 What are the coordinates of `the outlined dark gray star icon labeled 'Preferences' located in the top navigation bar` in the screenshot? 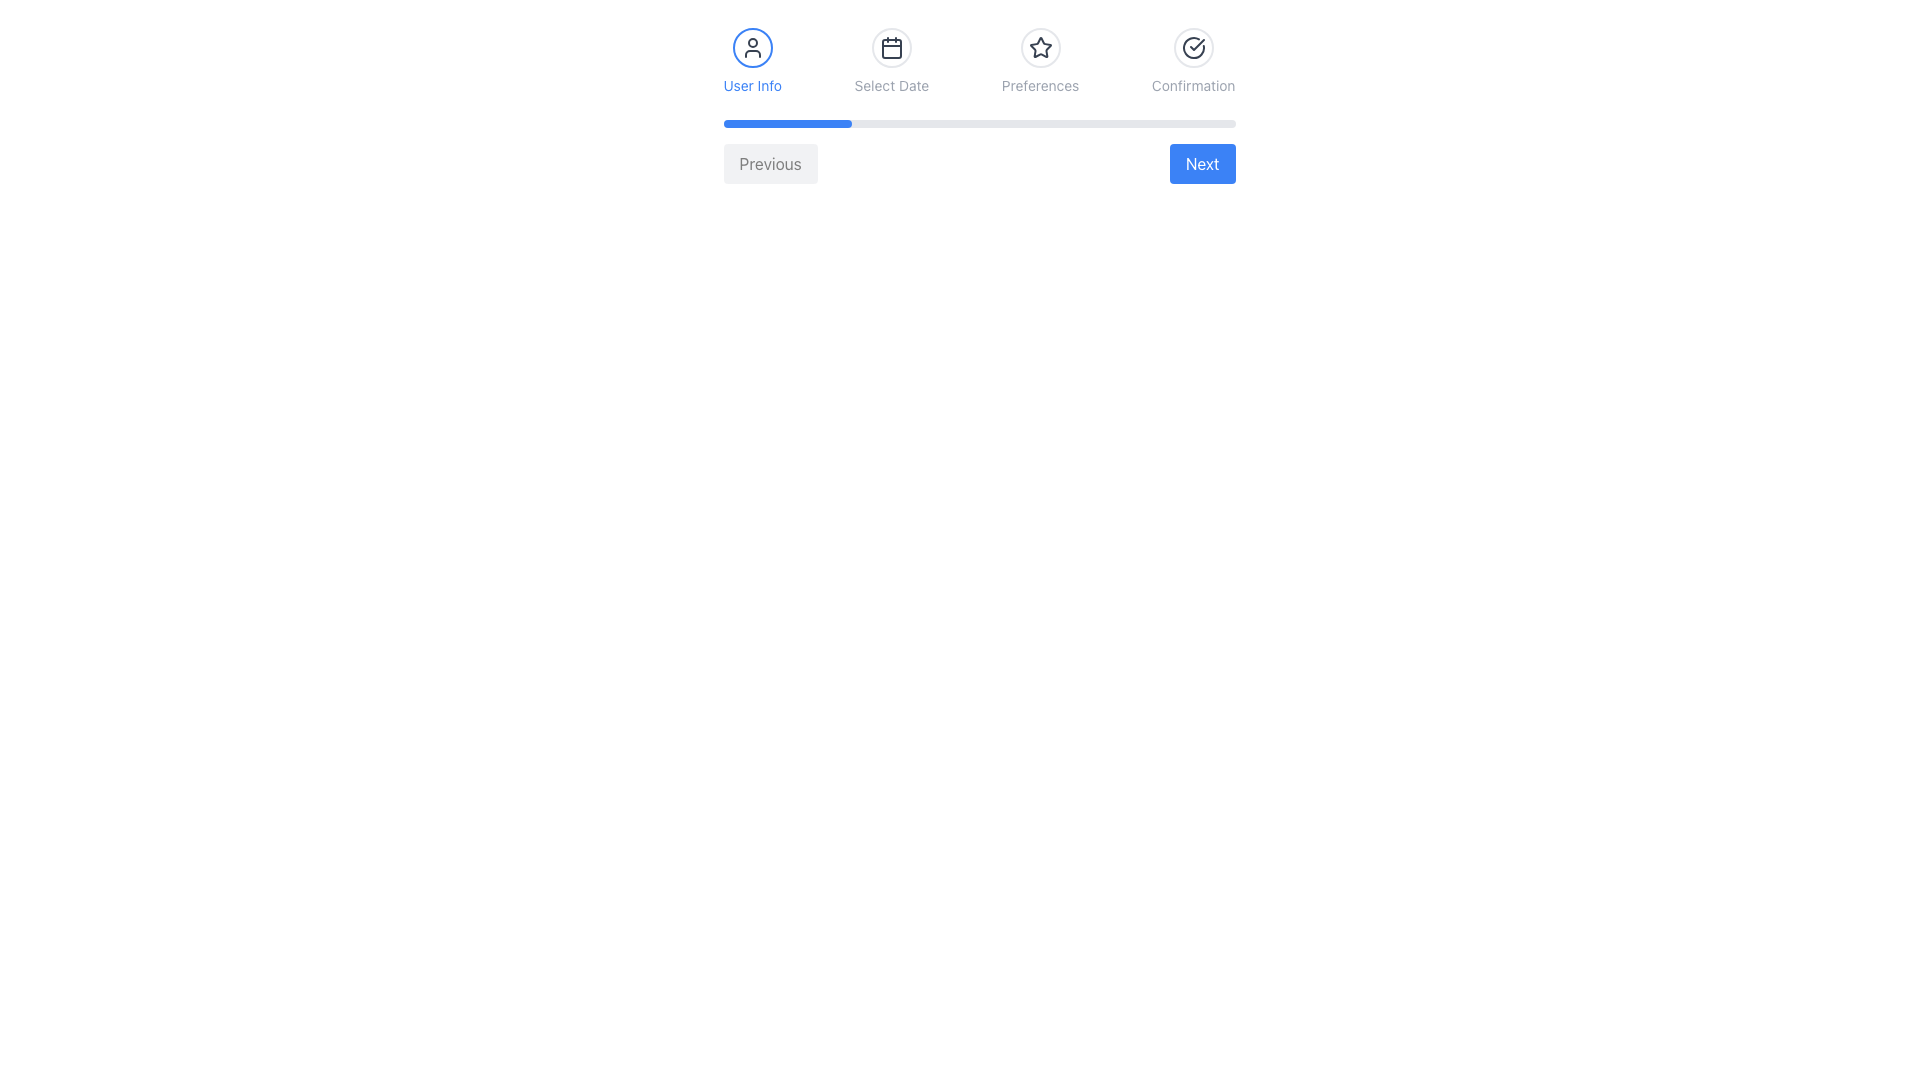 It's located at (1040, 46).